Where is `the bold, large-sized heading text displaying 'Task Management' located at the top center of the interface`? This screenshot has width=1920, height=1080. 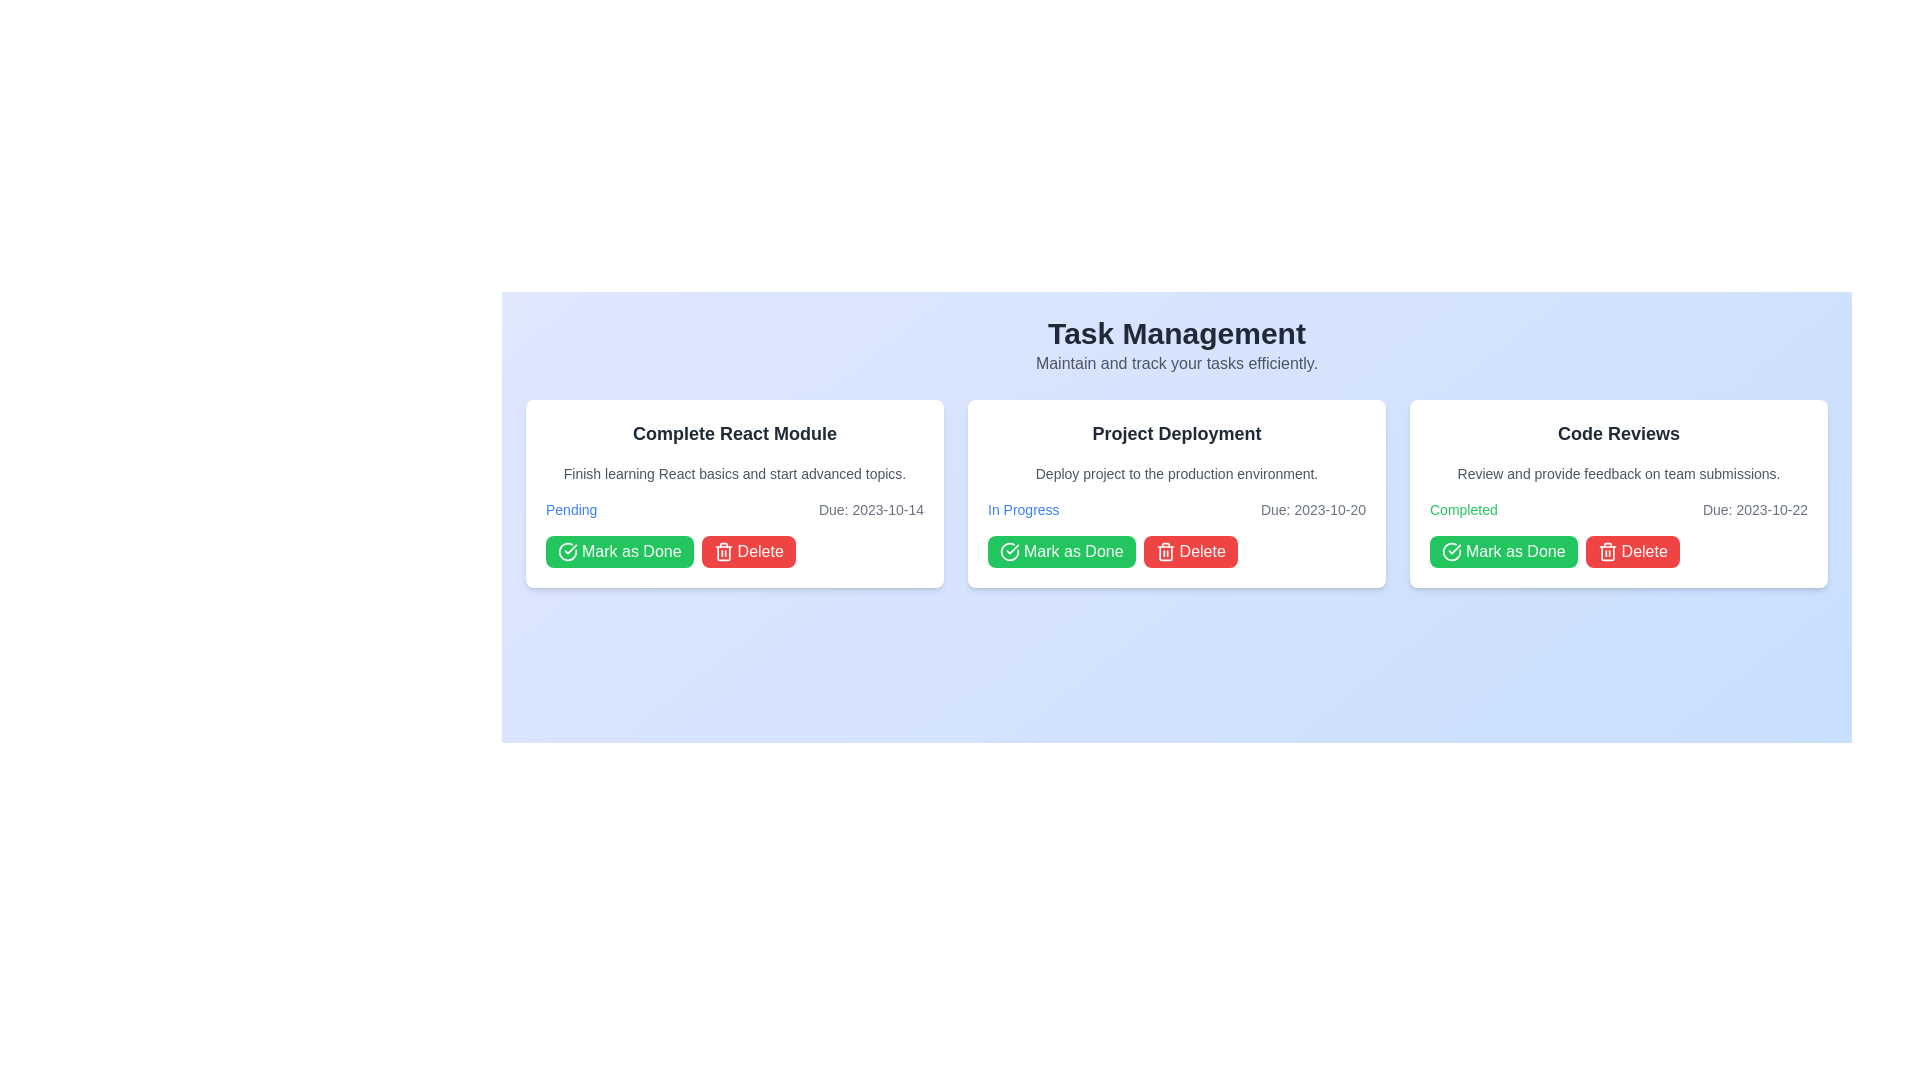
the bold, large-sized heading text displaying 'Task Management' located at the top center of the interface is located at coordinates (1176, 333).